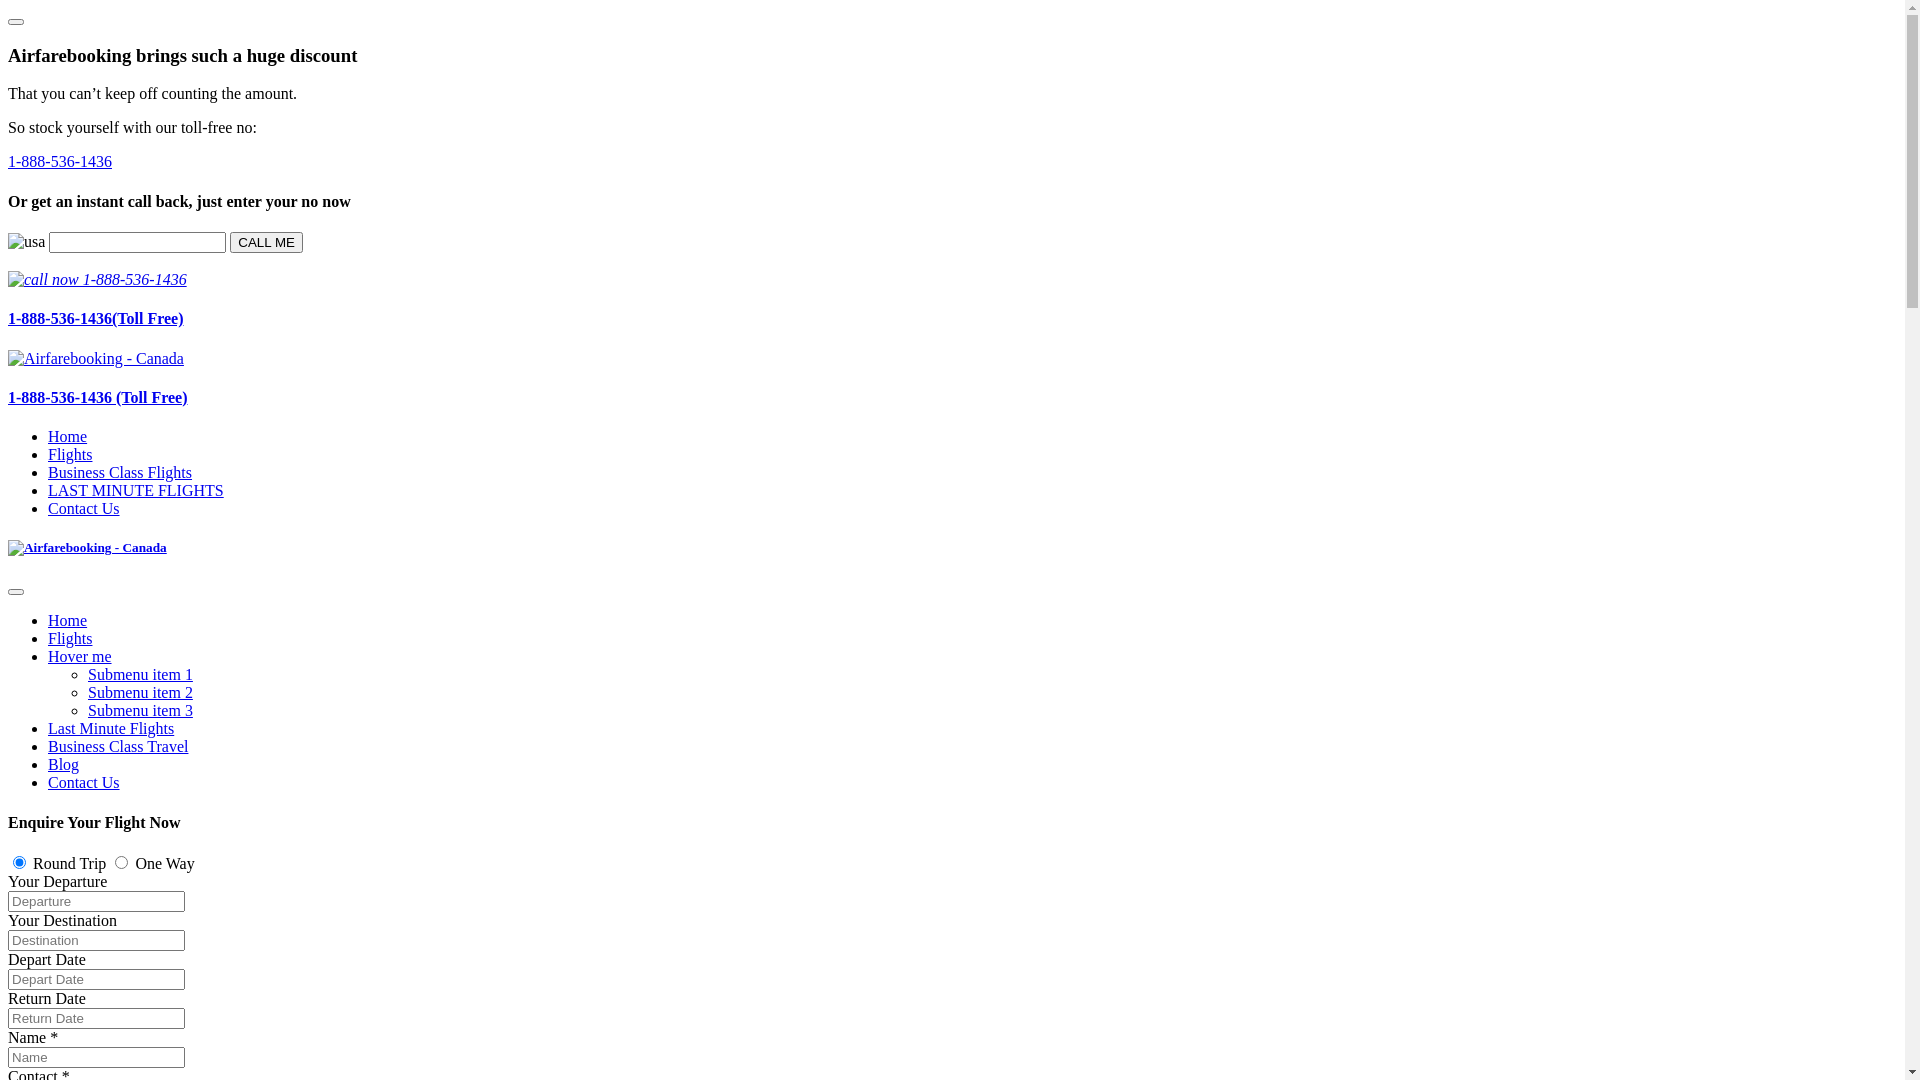  Describe the element at coordinates (139, 691) in the screenshot. I see `'Submenu item 2'` at that location.